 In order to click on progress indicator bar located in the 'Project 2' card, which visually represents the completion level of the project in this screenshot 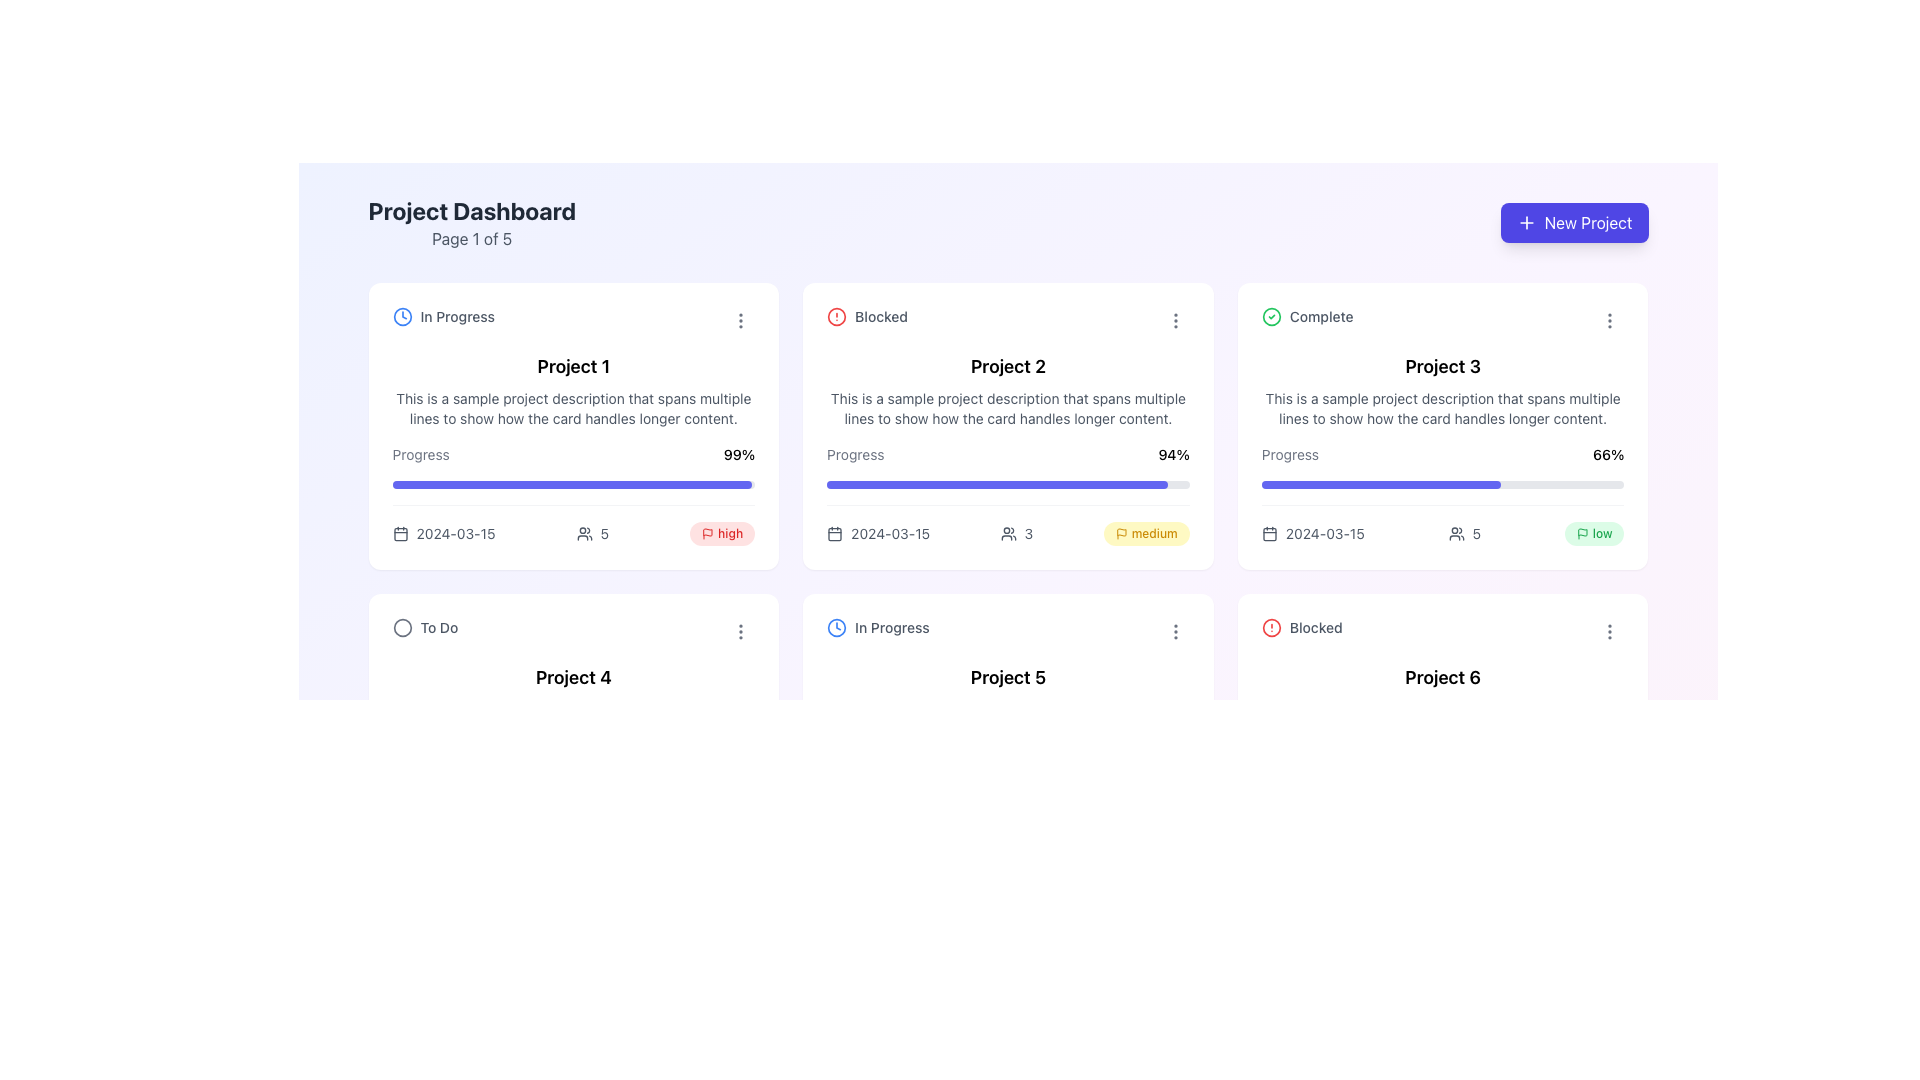, I will do `click(997, 485)`.